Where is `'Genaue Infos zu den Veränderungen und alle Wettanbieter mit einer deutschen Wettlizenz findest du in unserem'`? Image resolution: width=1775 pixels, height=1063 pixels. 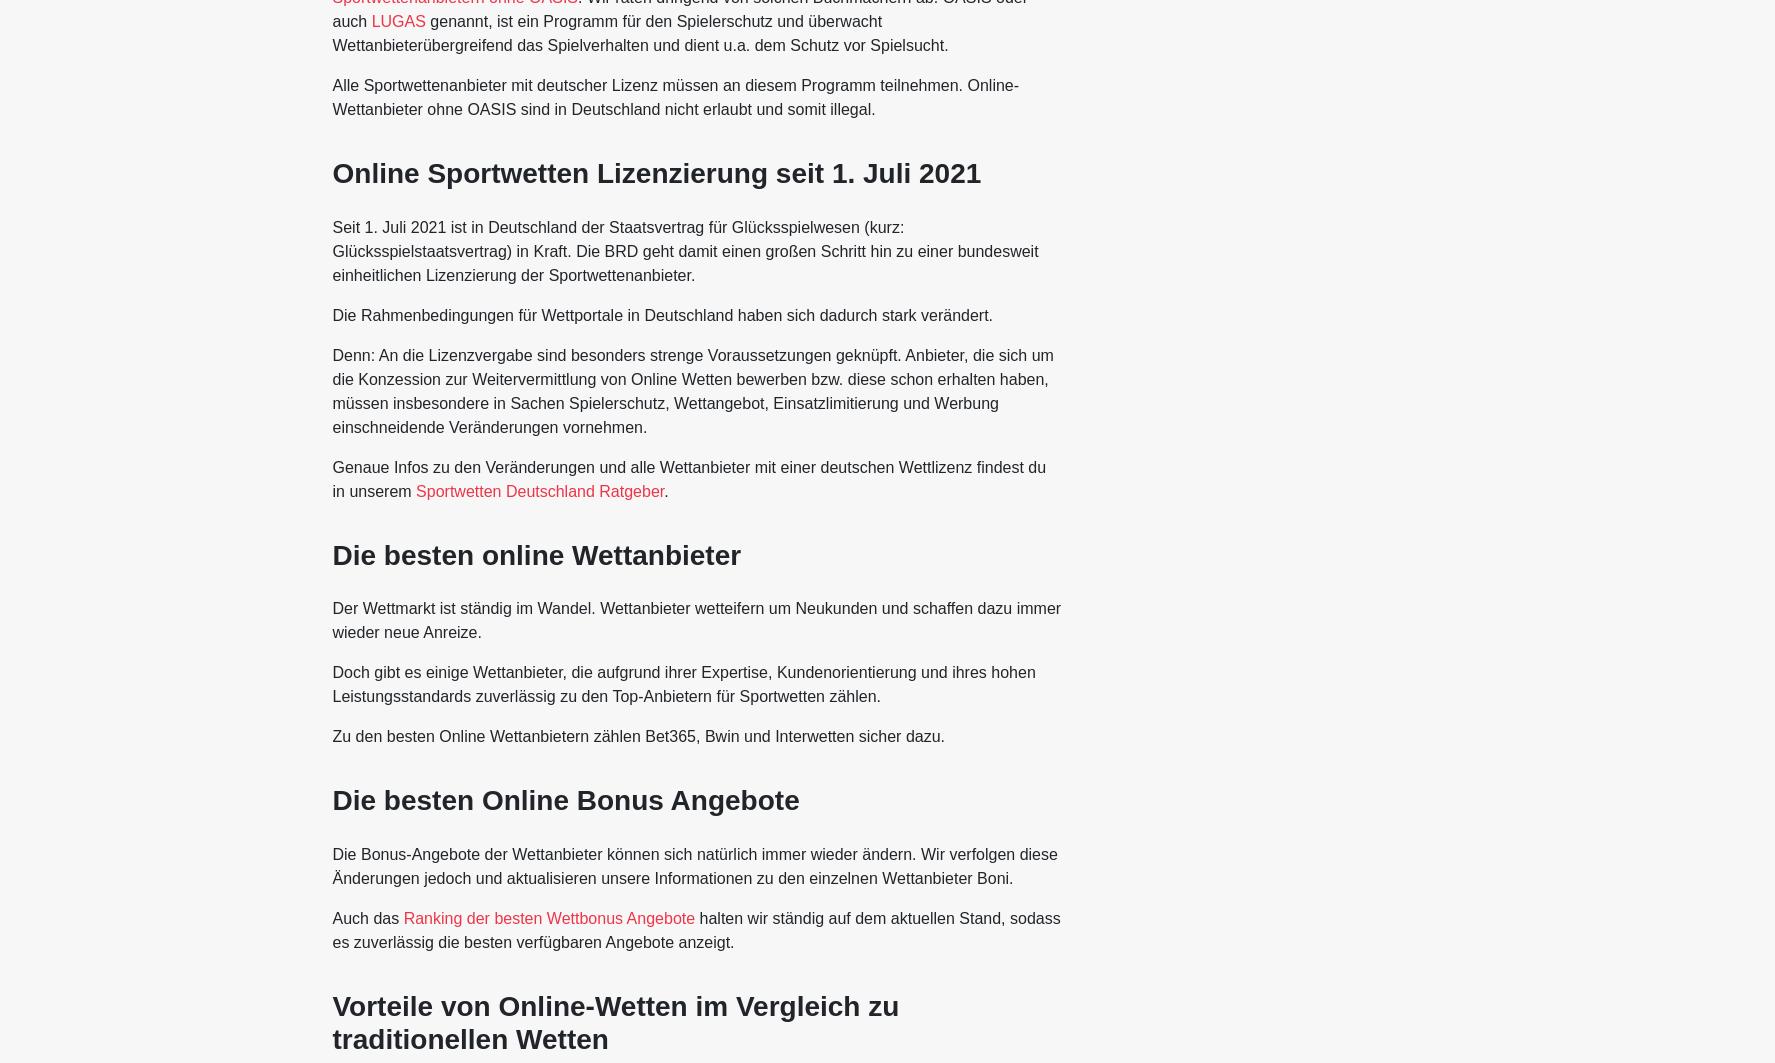 'Genaue Infos zu den Veränderungen und alle Wettanbieter mit einer deutschen Wettlizenz findest du in unserem' is located at coordinates (330, 478).